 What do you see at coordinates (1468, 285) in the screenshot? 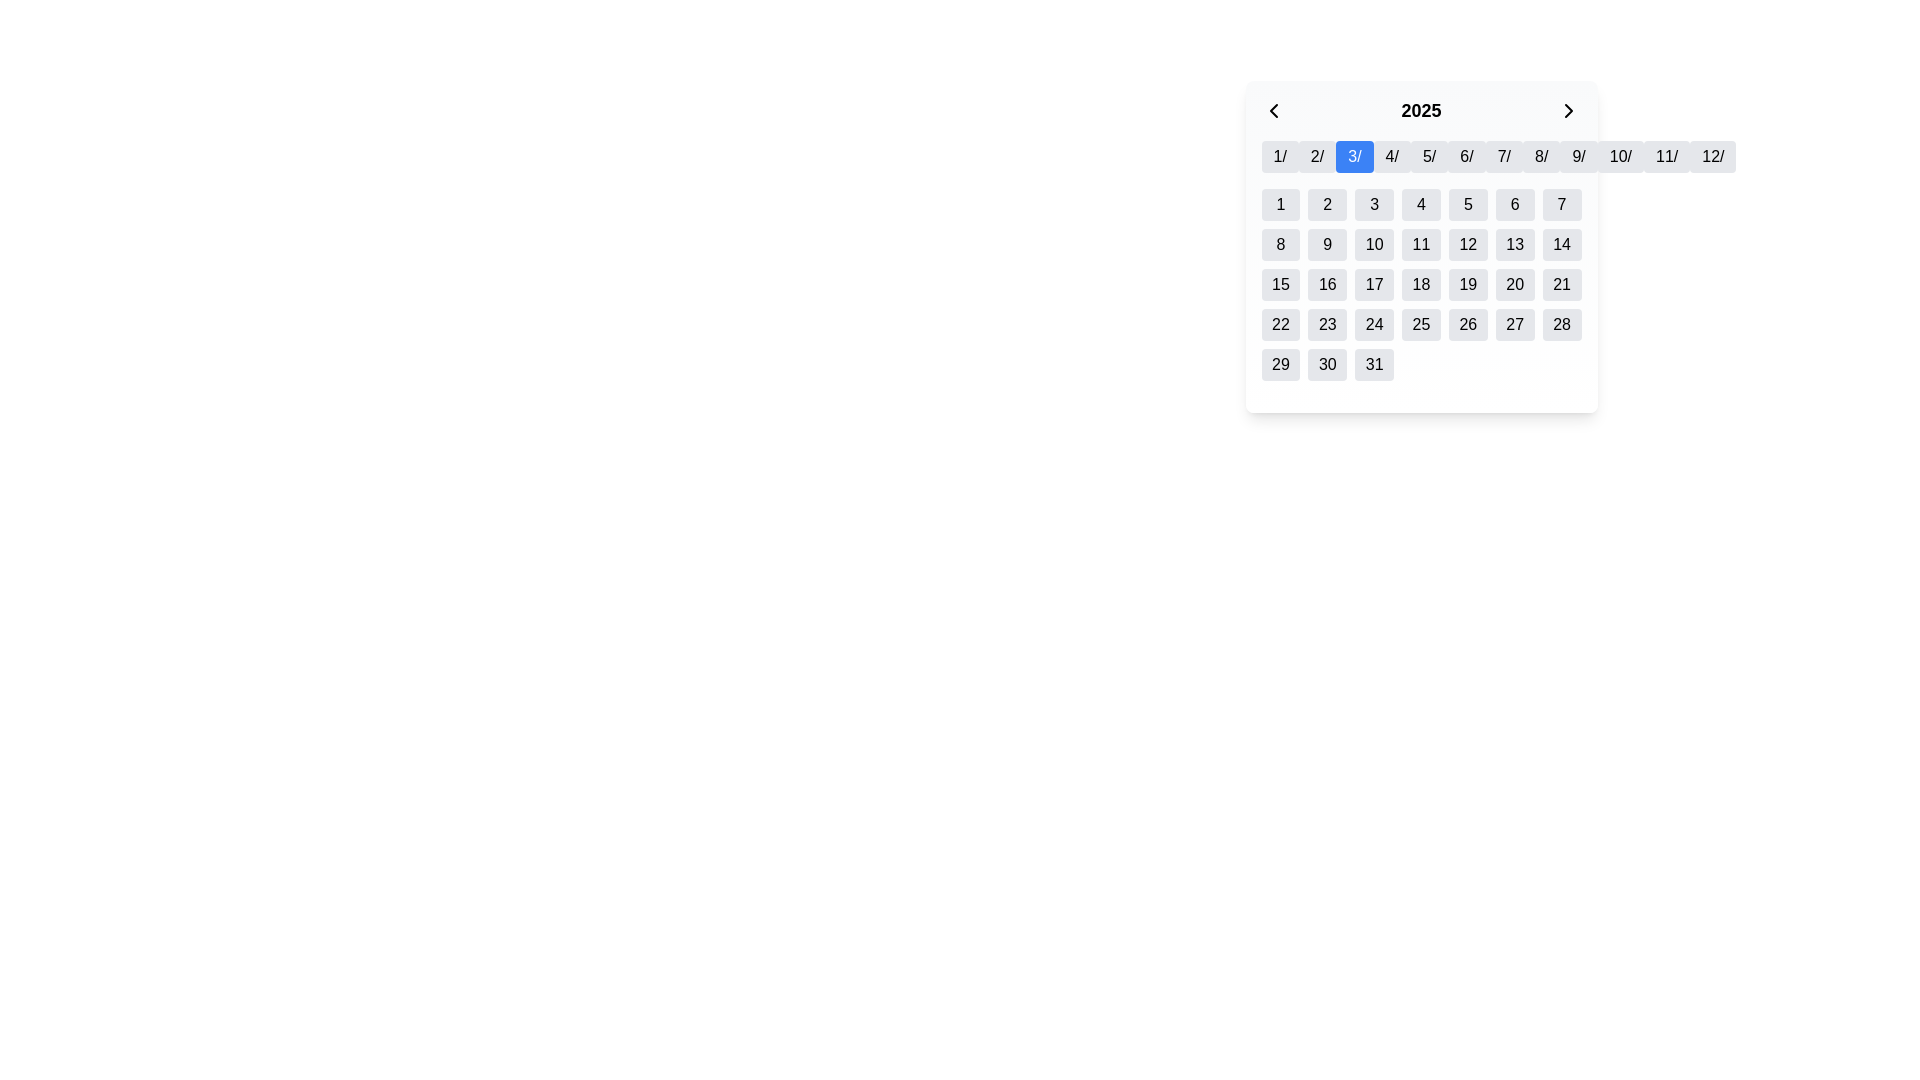
I see `the selectable date button for the 19th in the calendar component located in the 3rd row and 5th column of the grid` at bounding box center [1468, 285].